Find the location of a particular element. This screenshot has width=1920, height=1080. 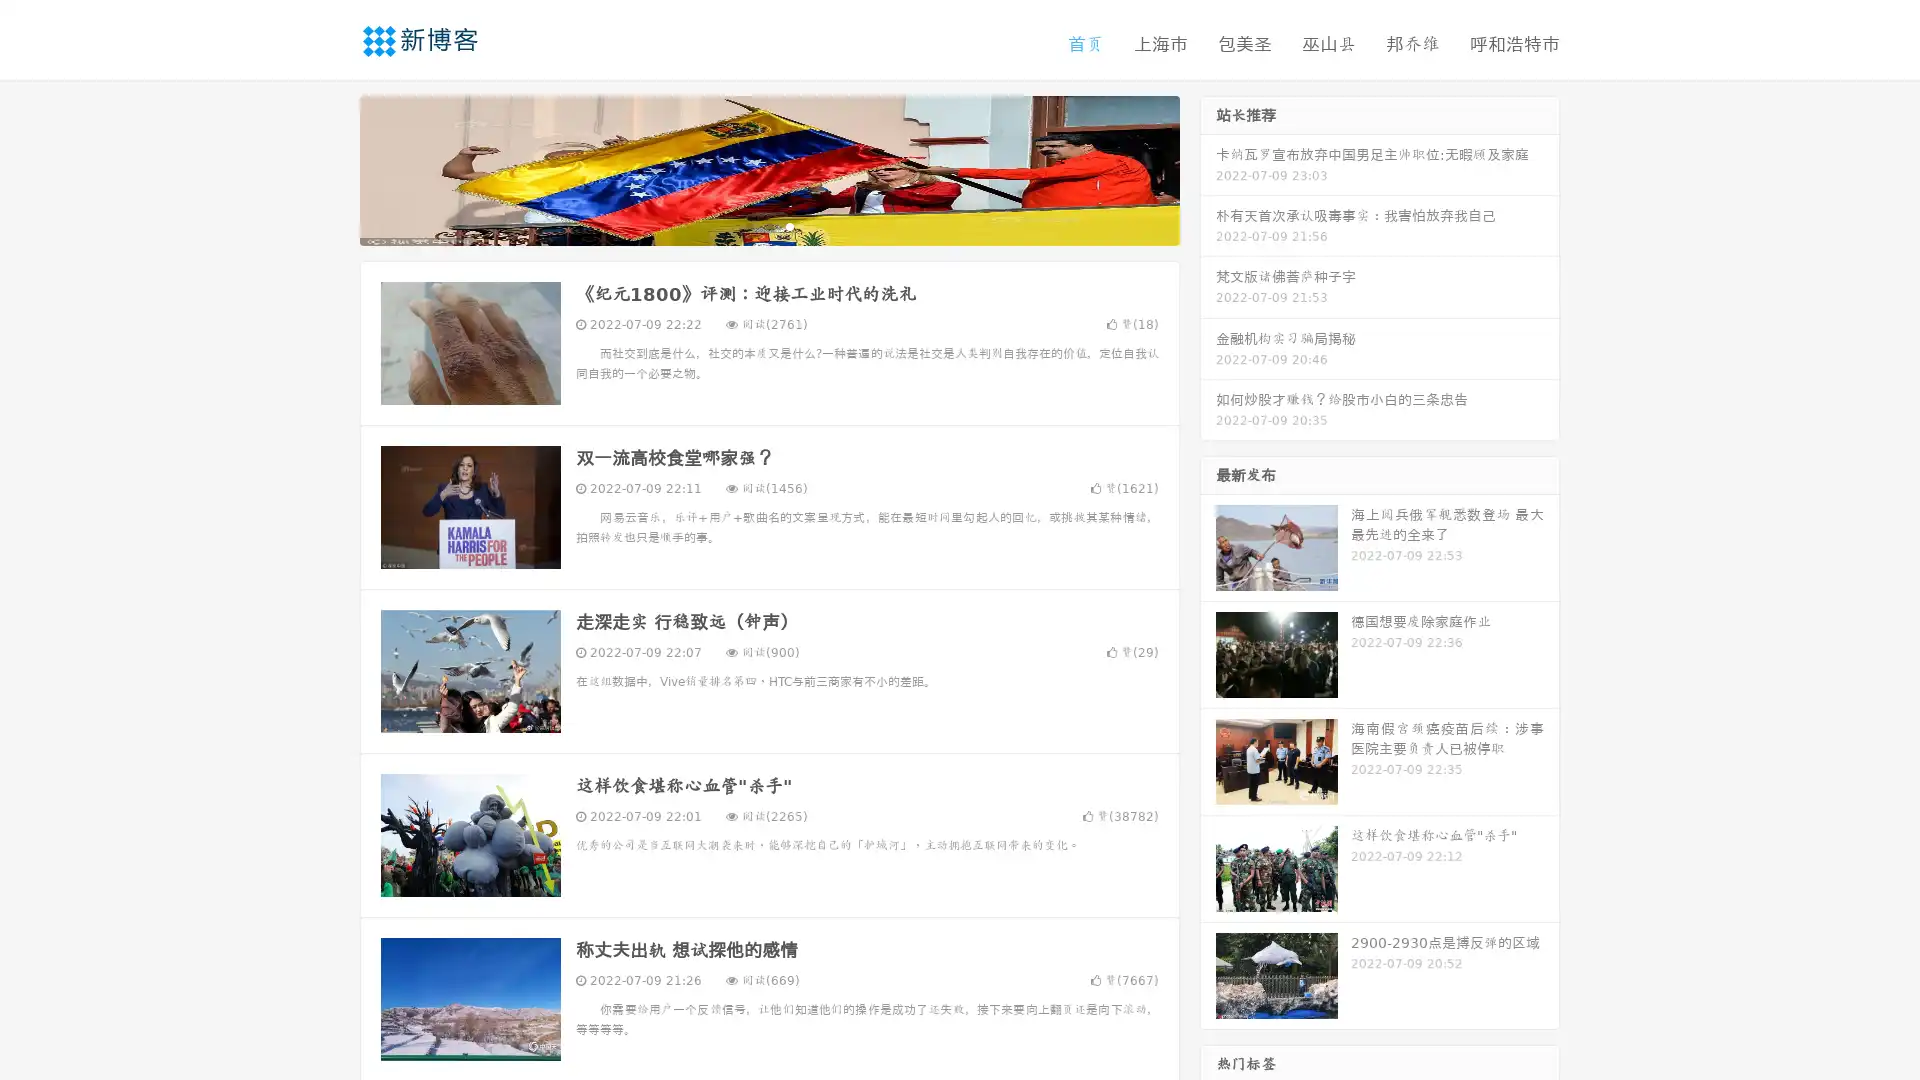

Go to slide 3 is located at coordinates (789, 225).